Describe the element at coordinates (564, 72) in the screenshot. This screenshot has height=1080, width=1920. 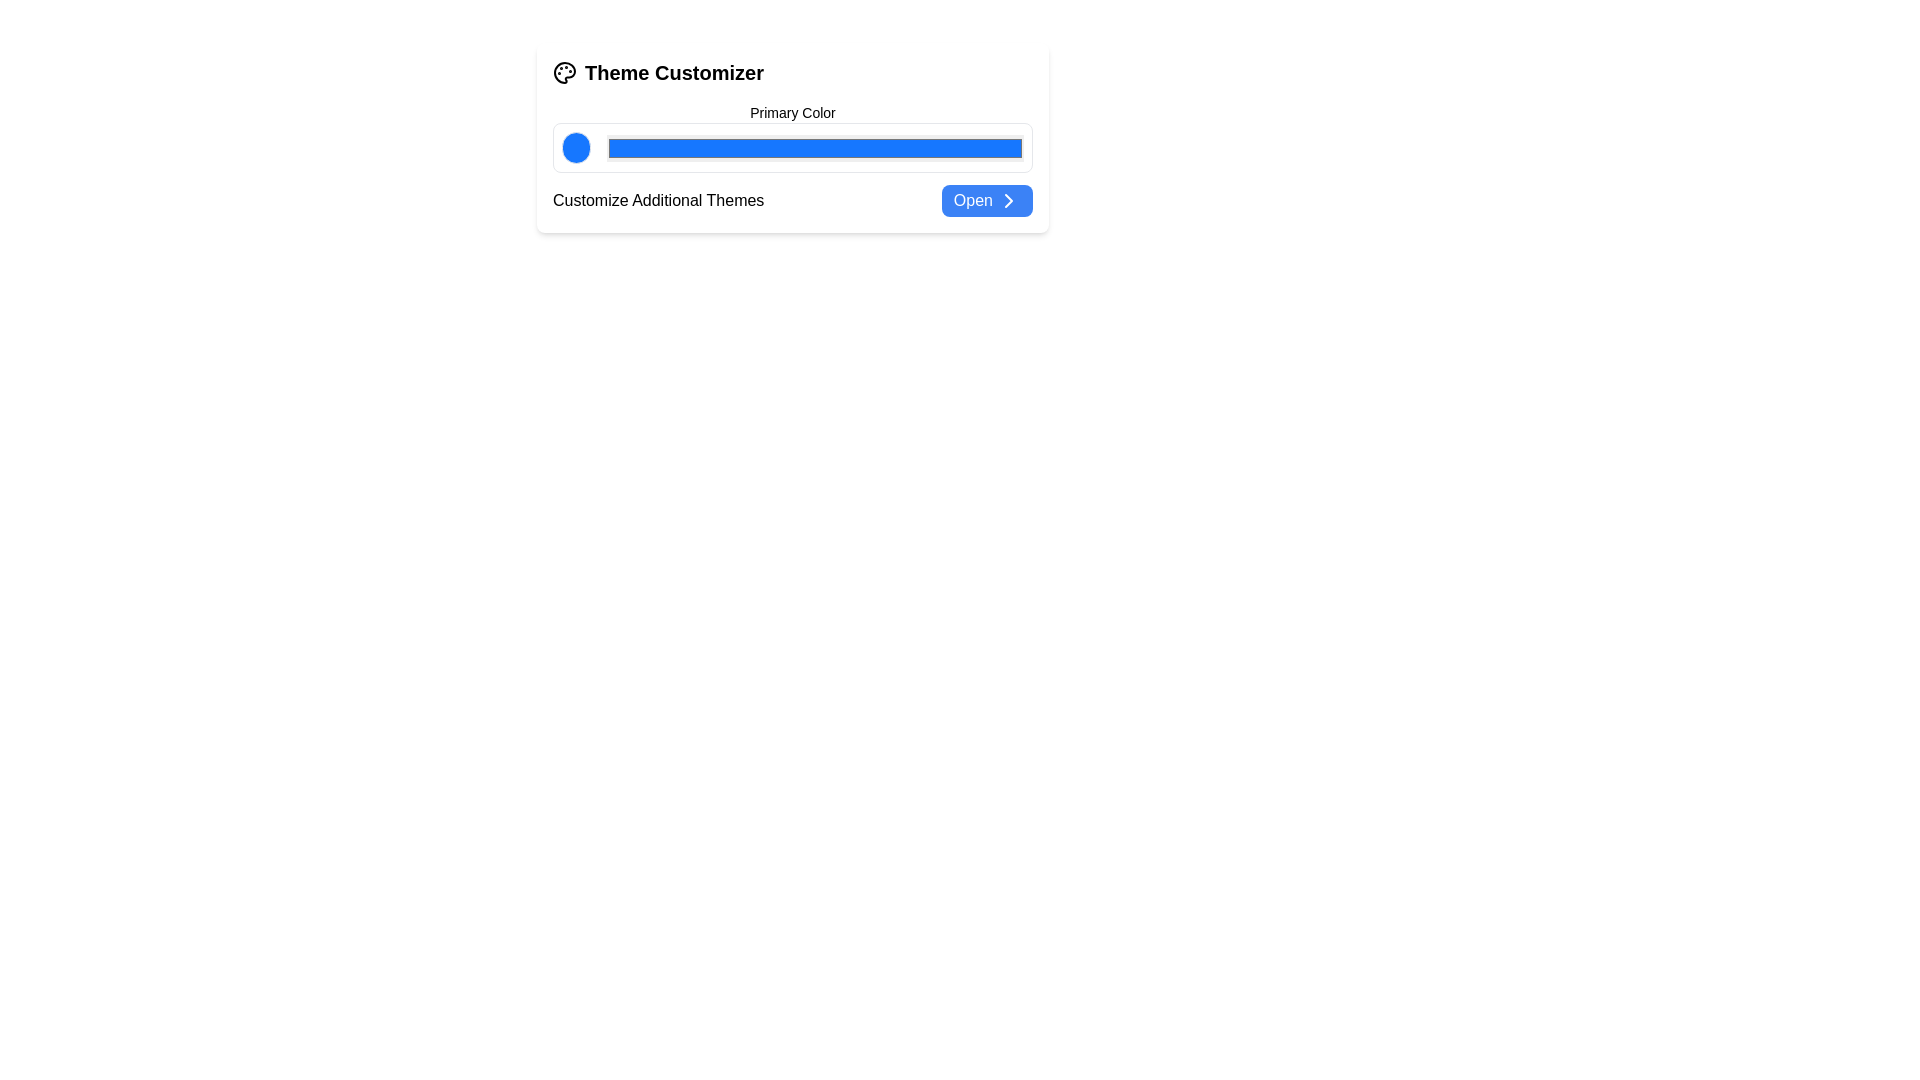
I see `the small black vector graphic icon shaped like an uneven circle or palette, located near the top-left corner of the 'Theme Customizer' interface, adjacent to the heading 'Theme Customizer'` at that location.